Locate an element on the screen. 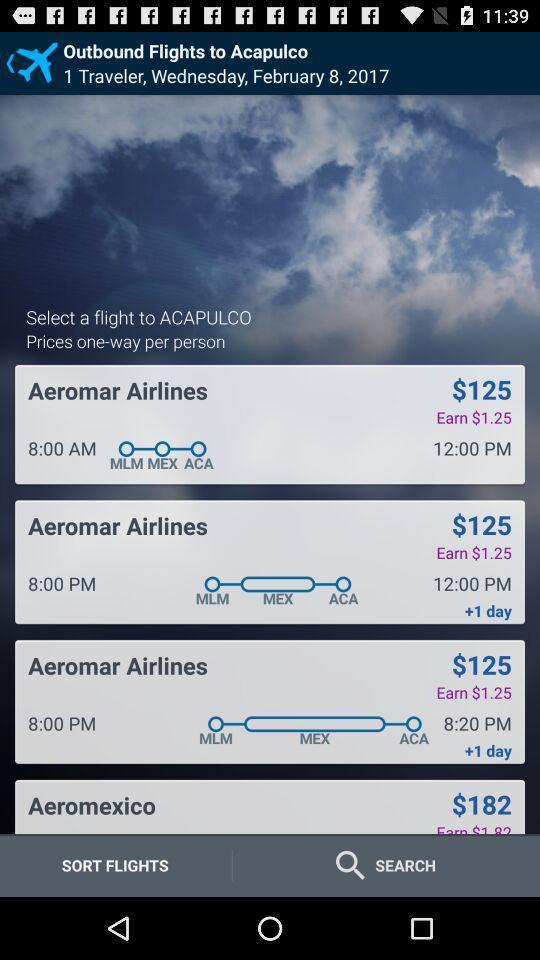 The width and height of the screenshot is (540, 960). the item next to earn $1.82 icon is located at coordinates (91, 805).